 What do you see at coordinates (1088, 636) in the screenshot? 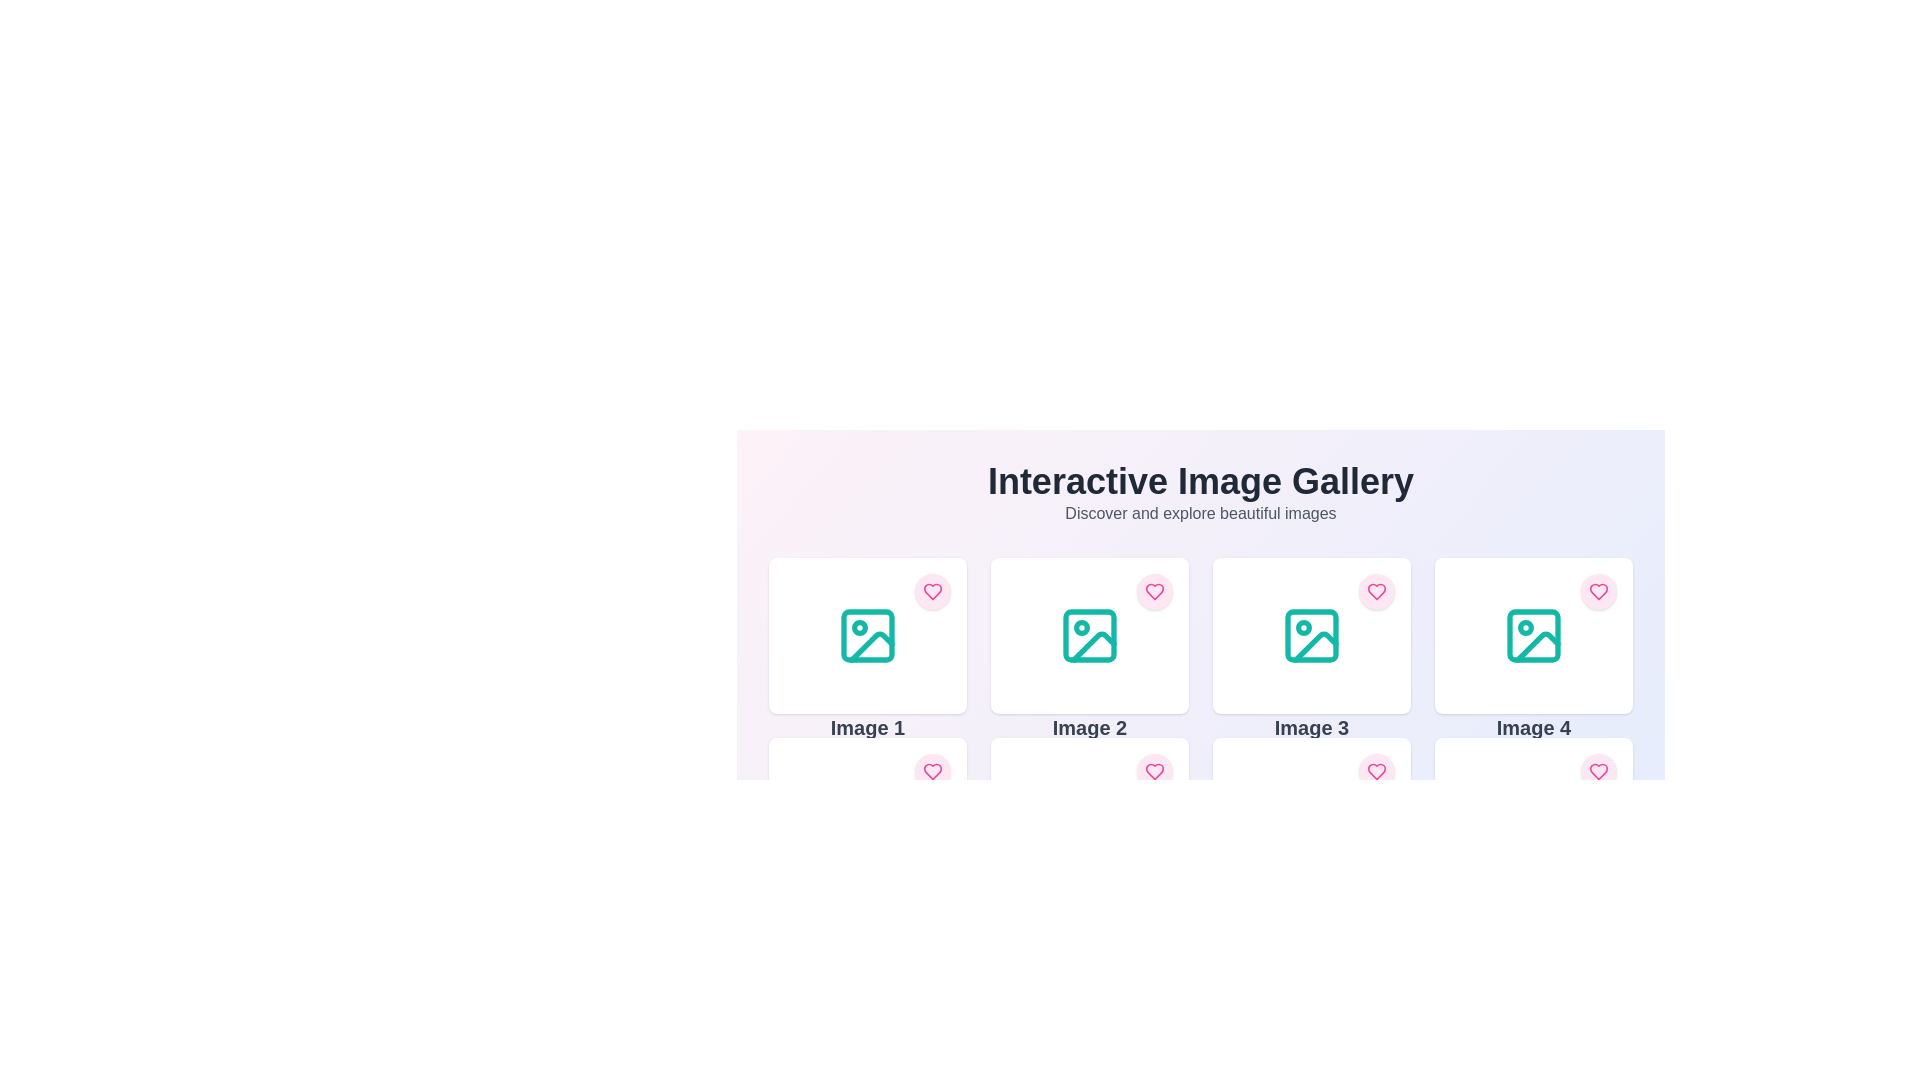
I see `the teal rectangular Decorative SVG subcomponent located in the top-left of the picture frame icon in the second image slot of the gallery grid` at bounding box center [1088, 636].